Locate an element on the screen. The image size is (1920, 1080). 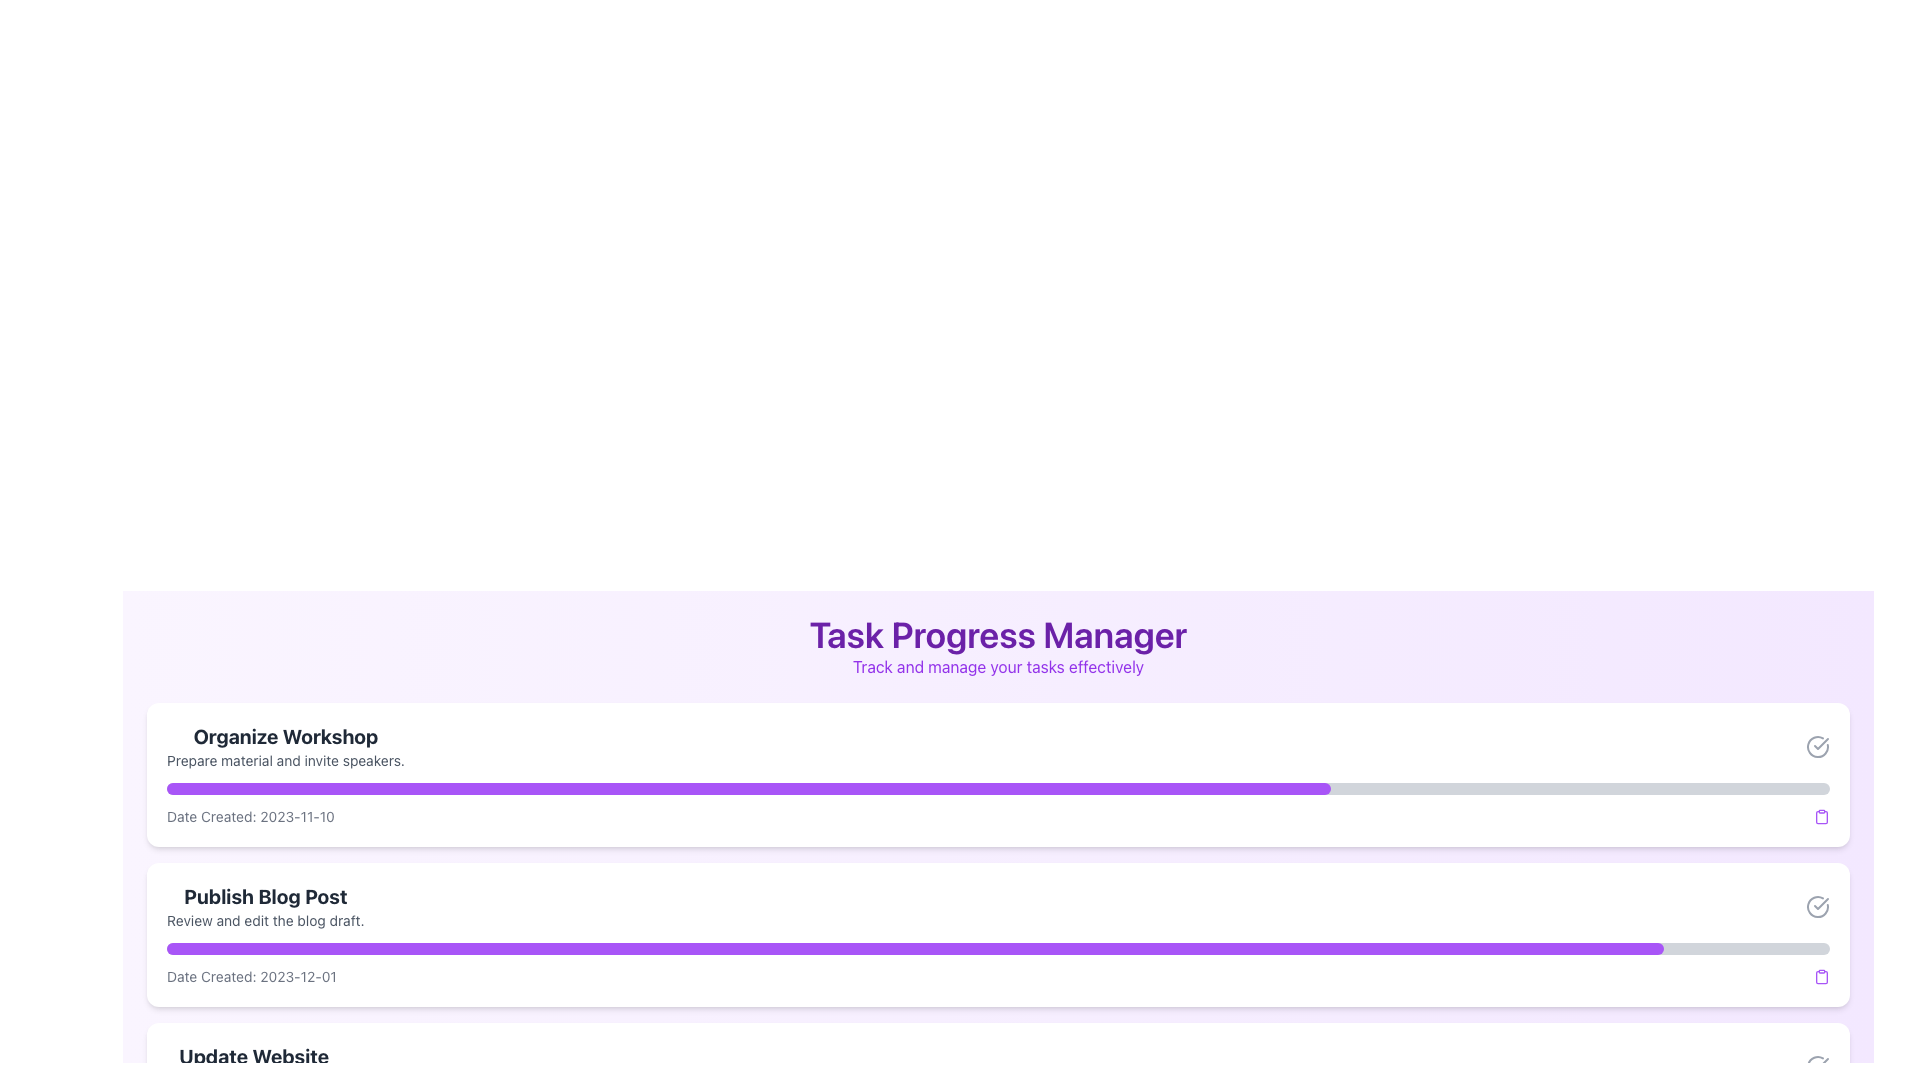
the informational text displaying the creation date of a related task, located beneath the 'Publish Blog Post' task header and progress indicator is located at coordinates (250, 975).